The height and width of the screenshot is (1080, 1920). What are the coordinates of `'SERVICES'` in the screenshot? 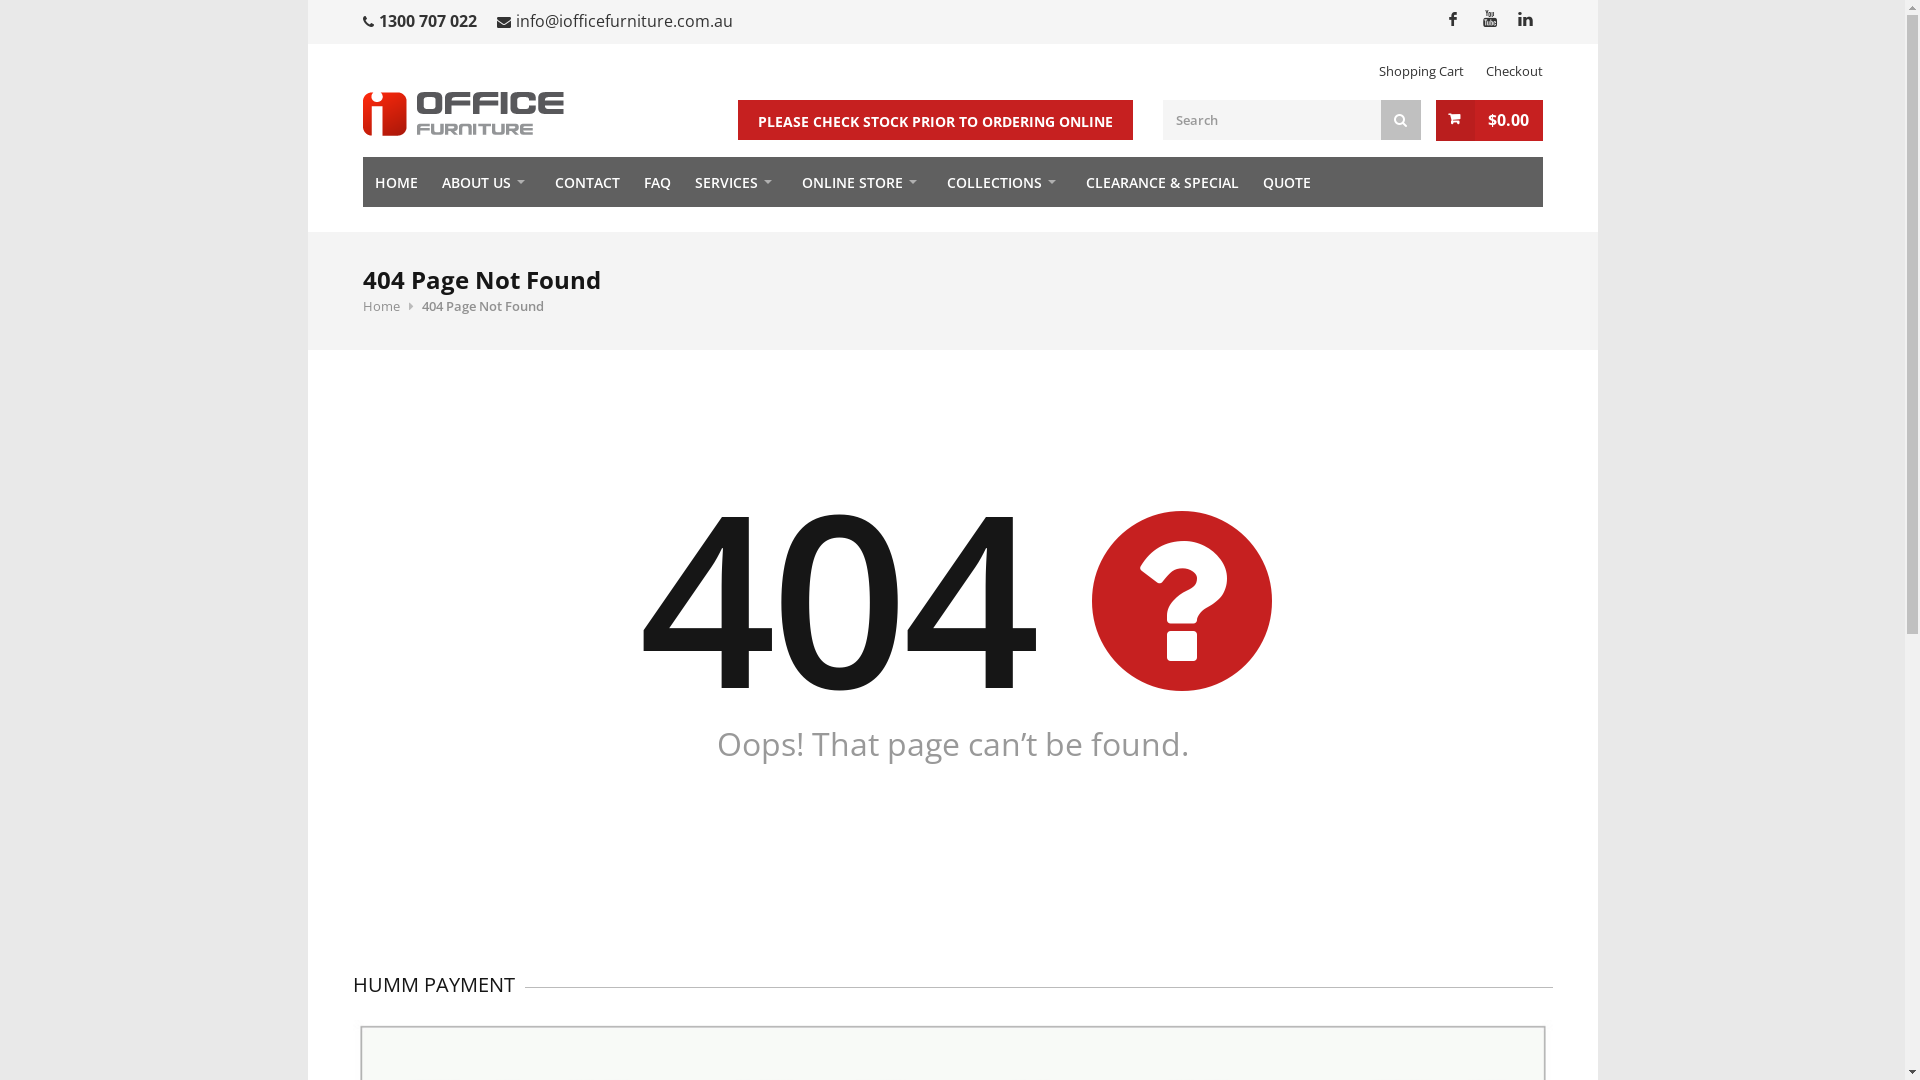 It's located at (734, 181).